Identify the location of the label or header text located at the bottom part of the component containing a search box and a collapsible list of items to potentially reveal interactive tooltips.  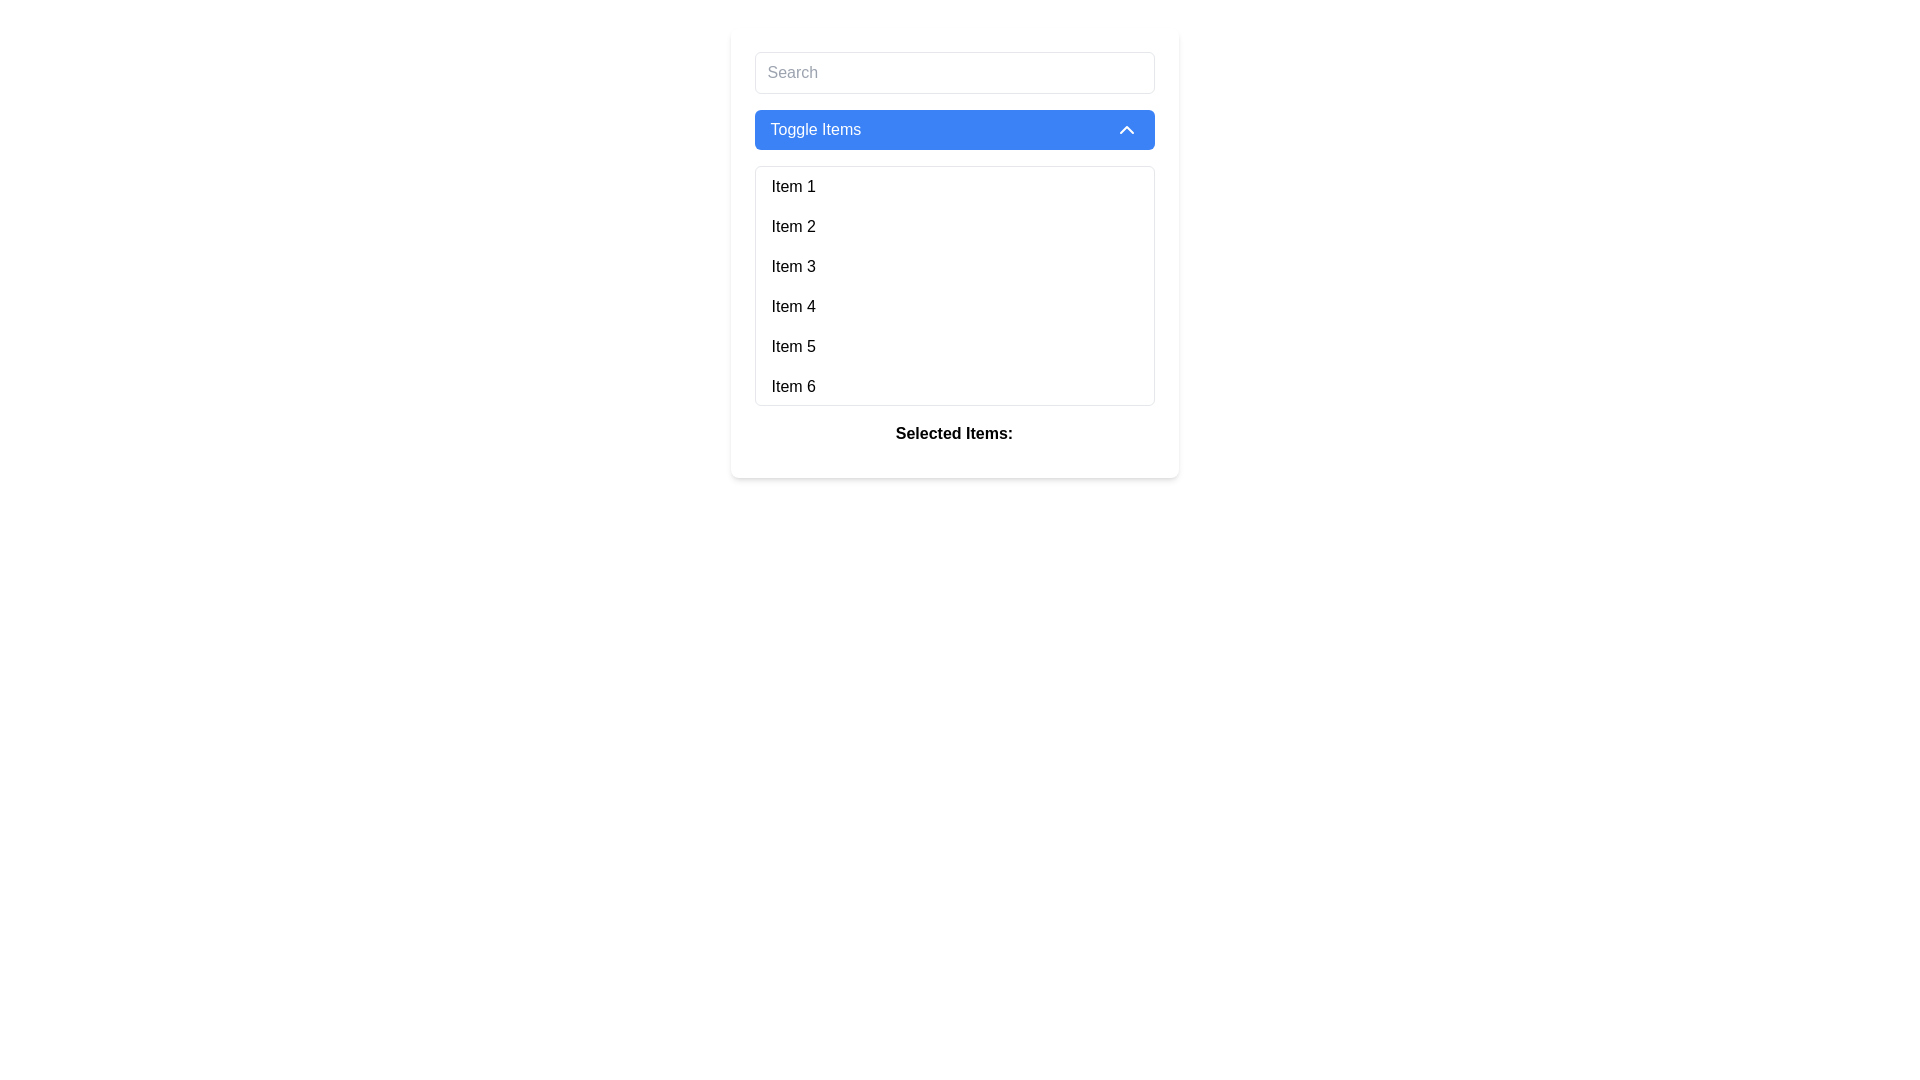
(953, 433).